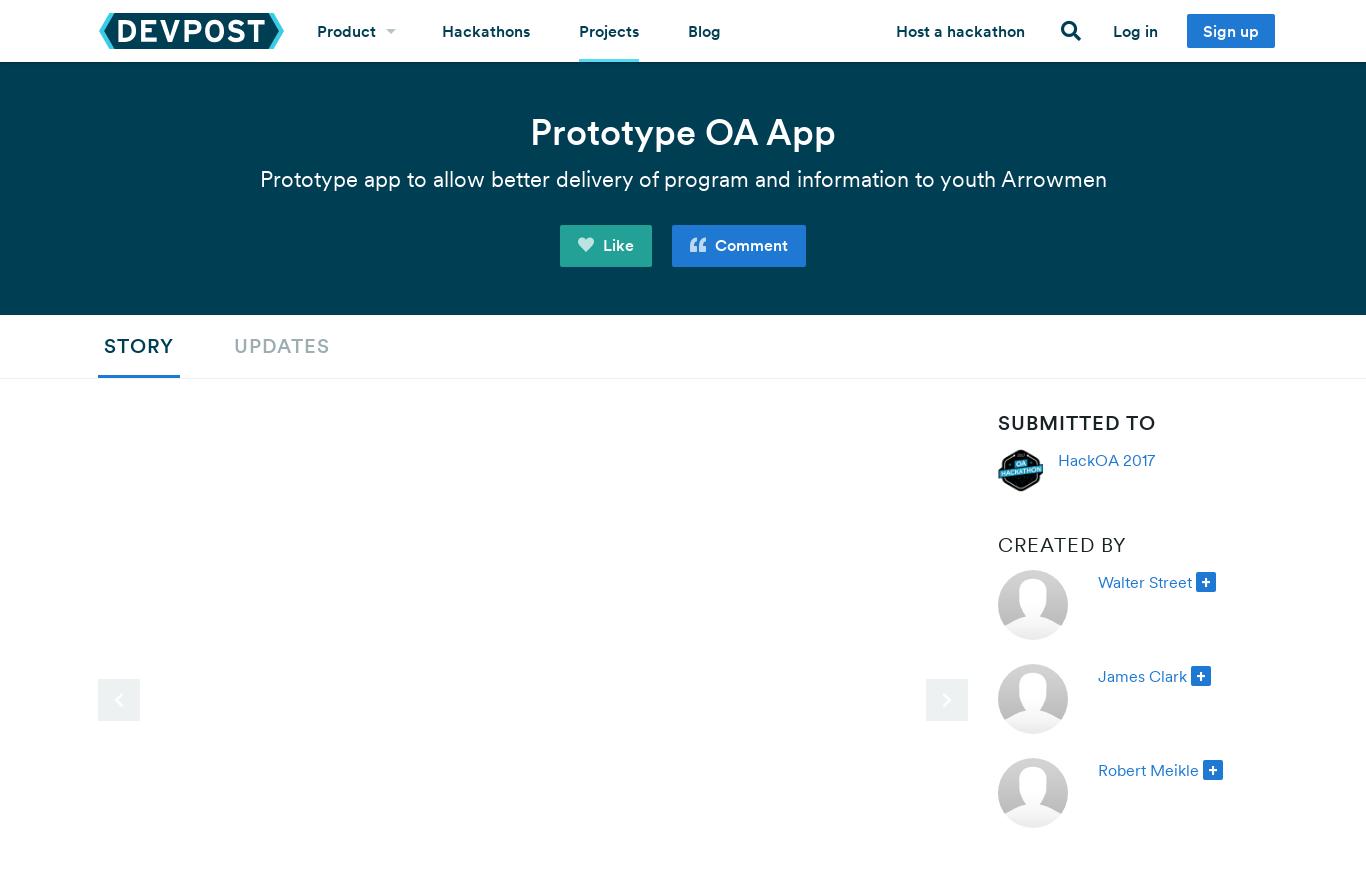 This screenshot has height=891, width=1366. I want to click on 'Updates', so click(281, 343).